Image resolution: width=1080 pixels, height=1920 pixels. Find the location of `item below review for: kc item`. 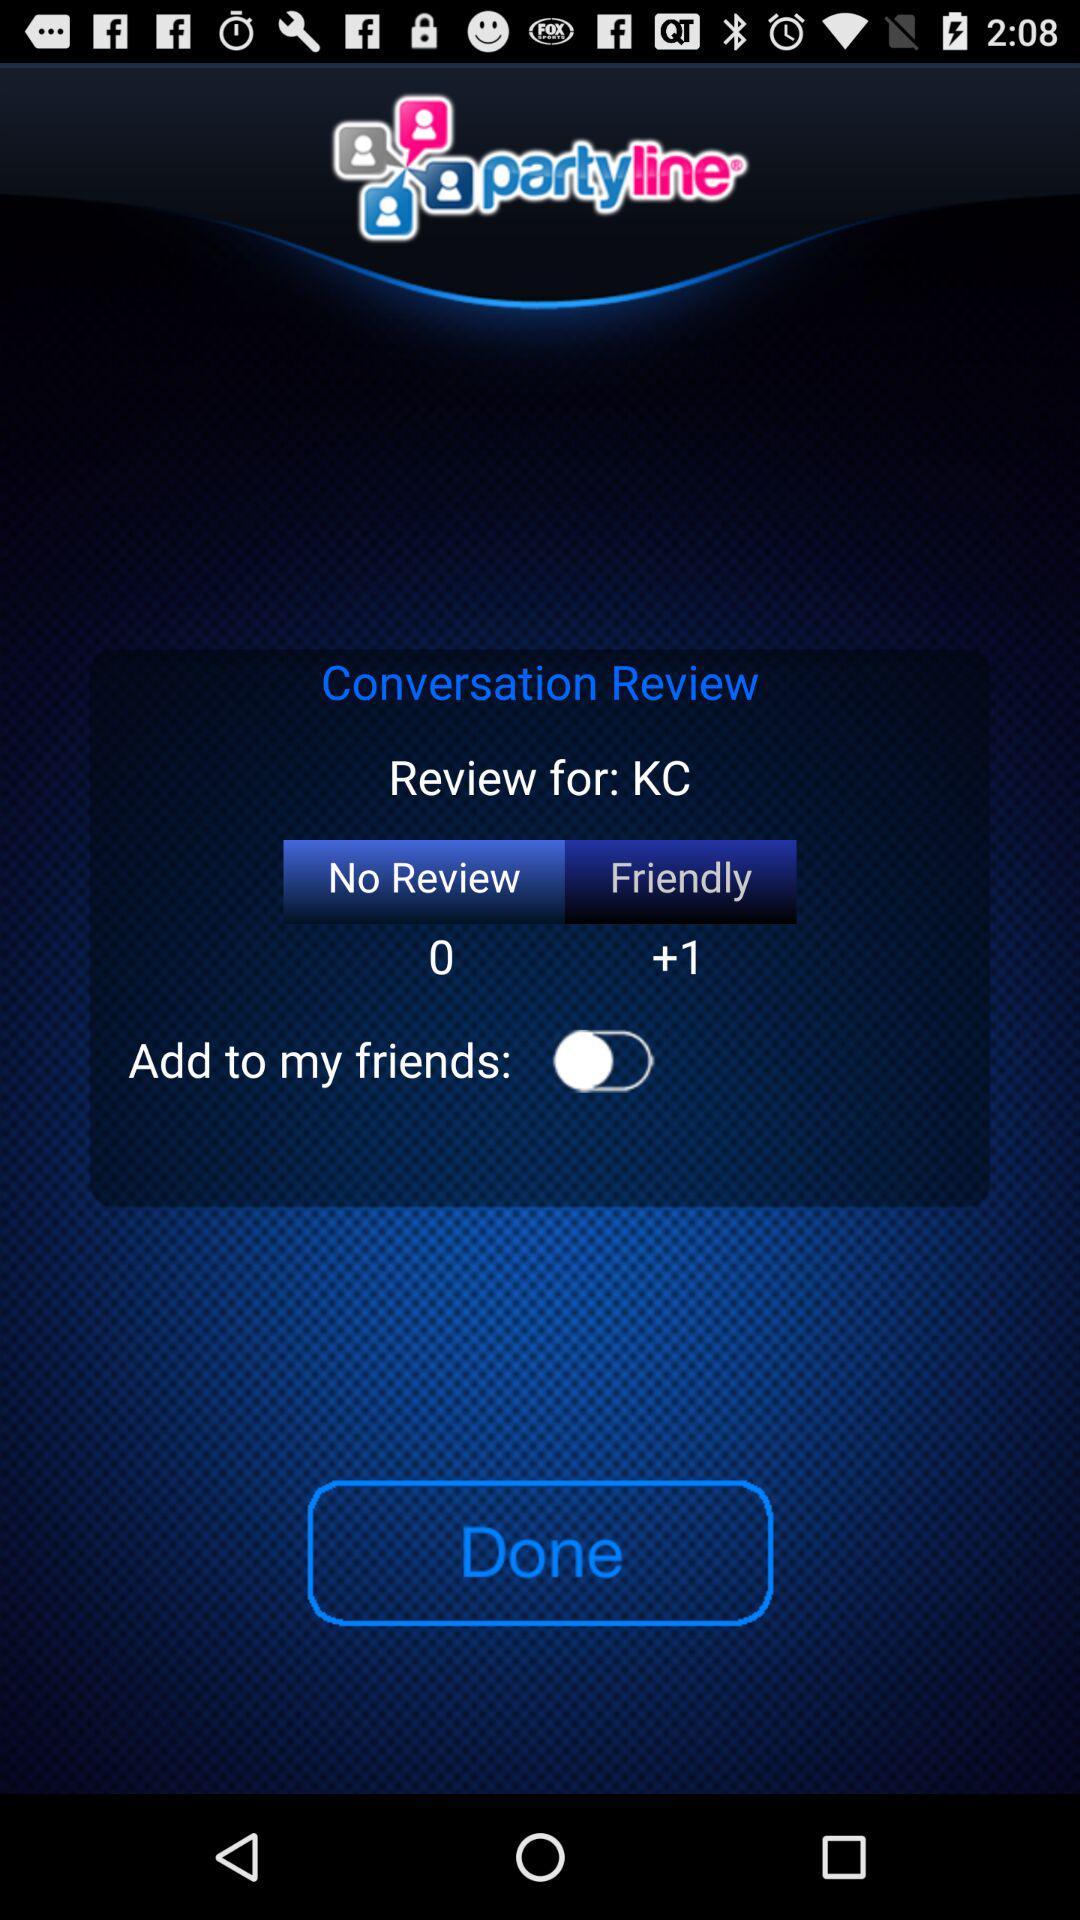

item below review for: kc item is located at coordinates (423, 881).